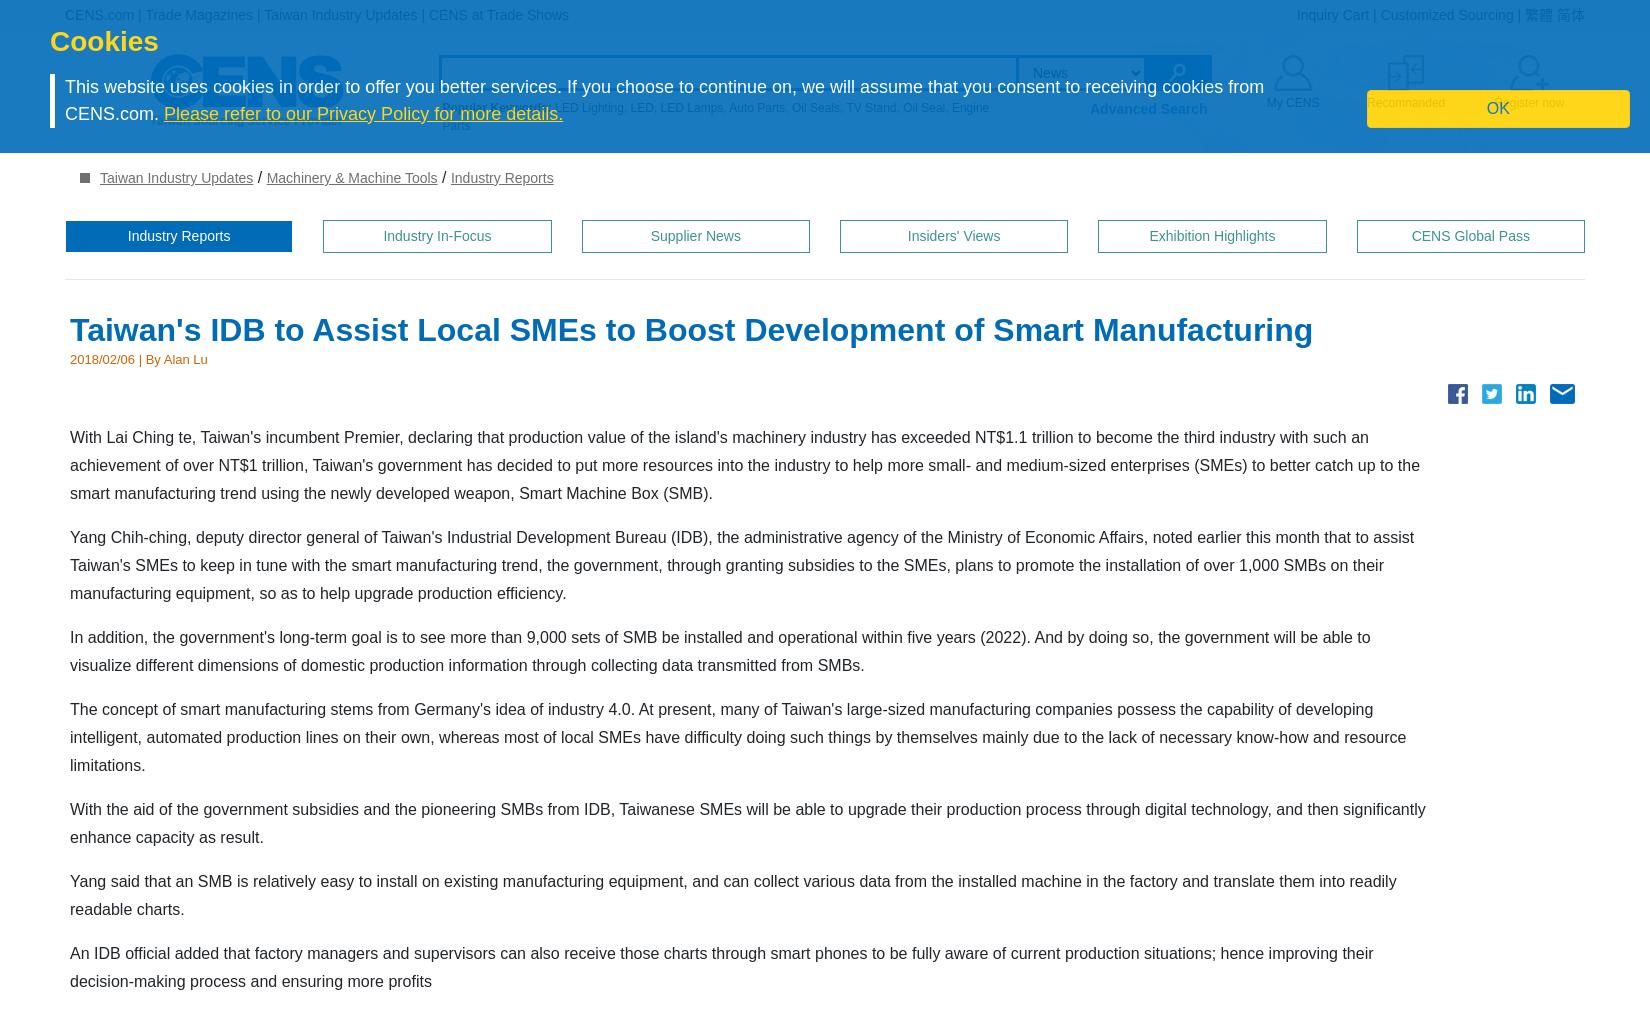  I want to click on 'Industry In-Focus', so click(435, 234).